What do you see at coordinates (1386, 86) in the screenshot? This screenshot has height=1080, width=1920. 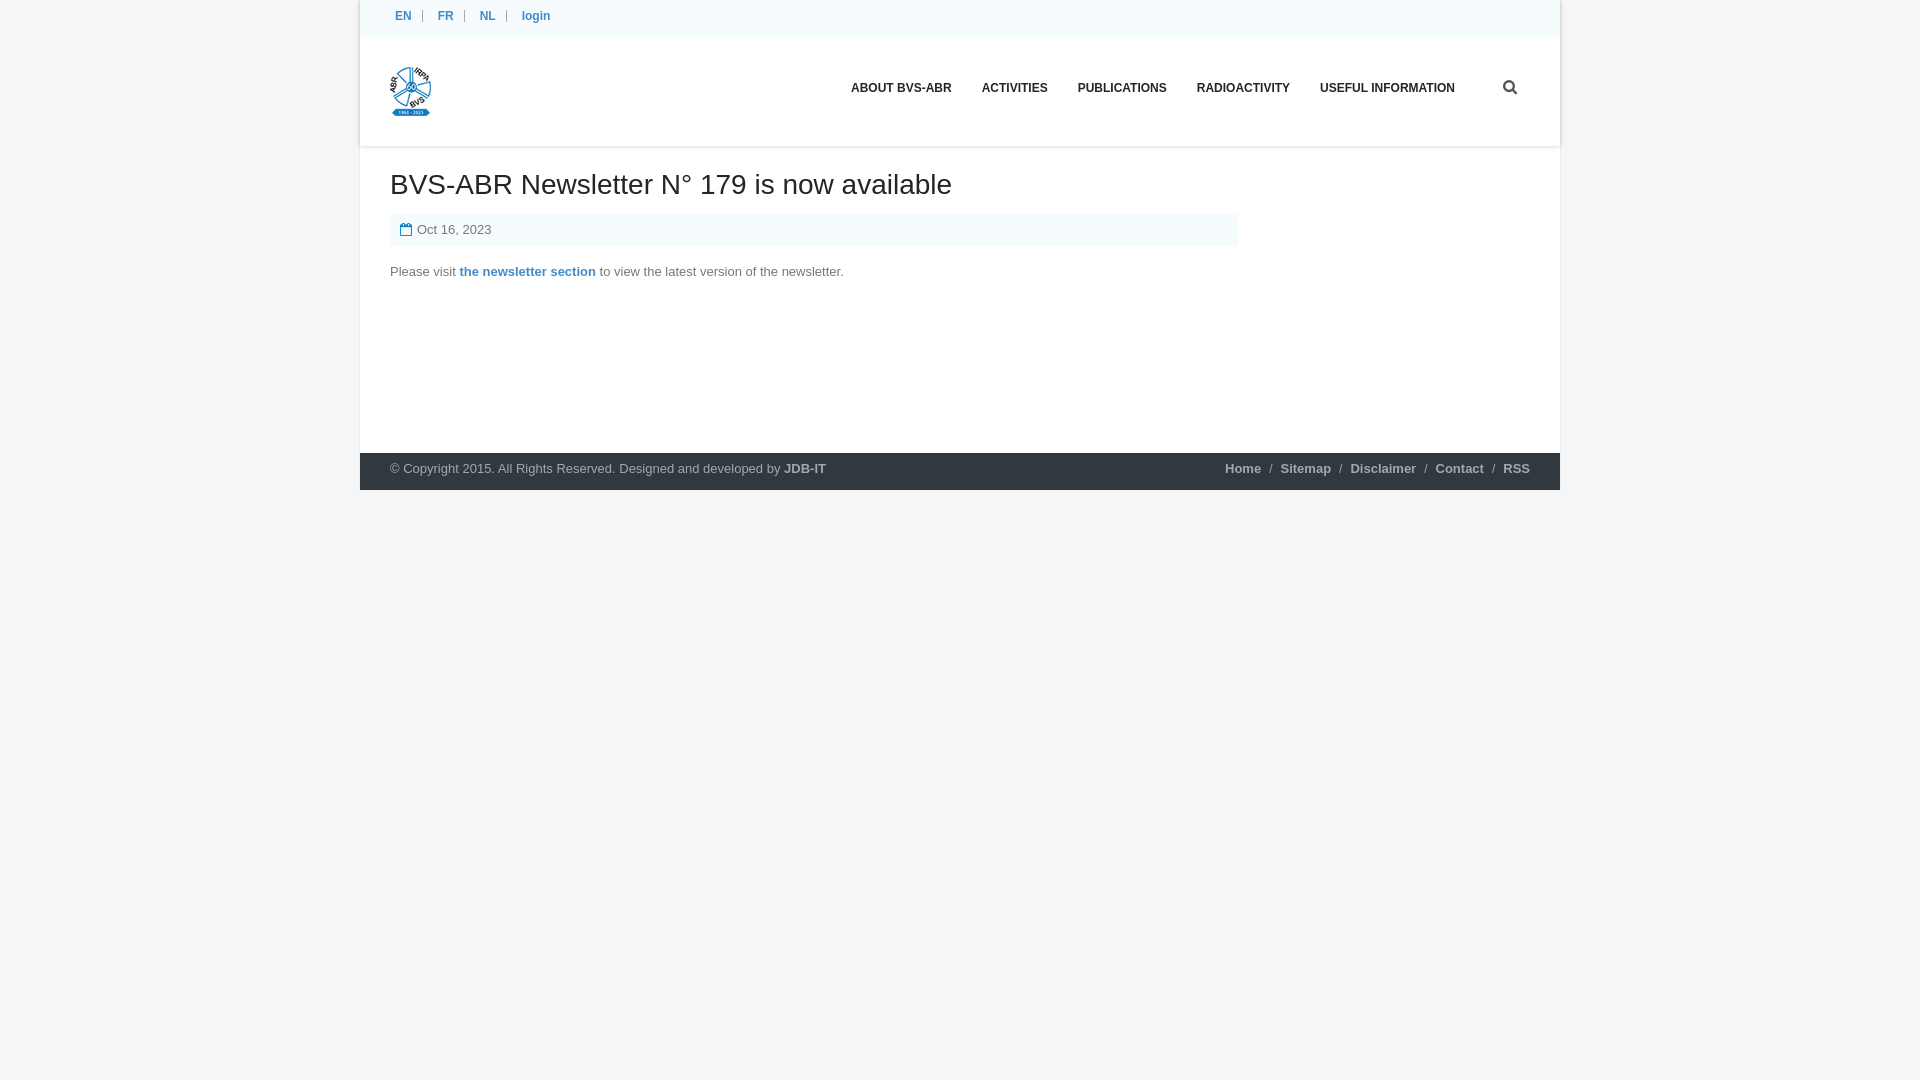 I see `'USEFUL INFORMATION'` at bounding box center [1386, 86].